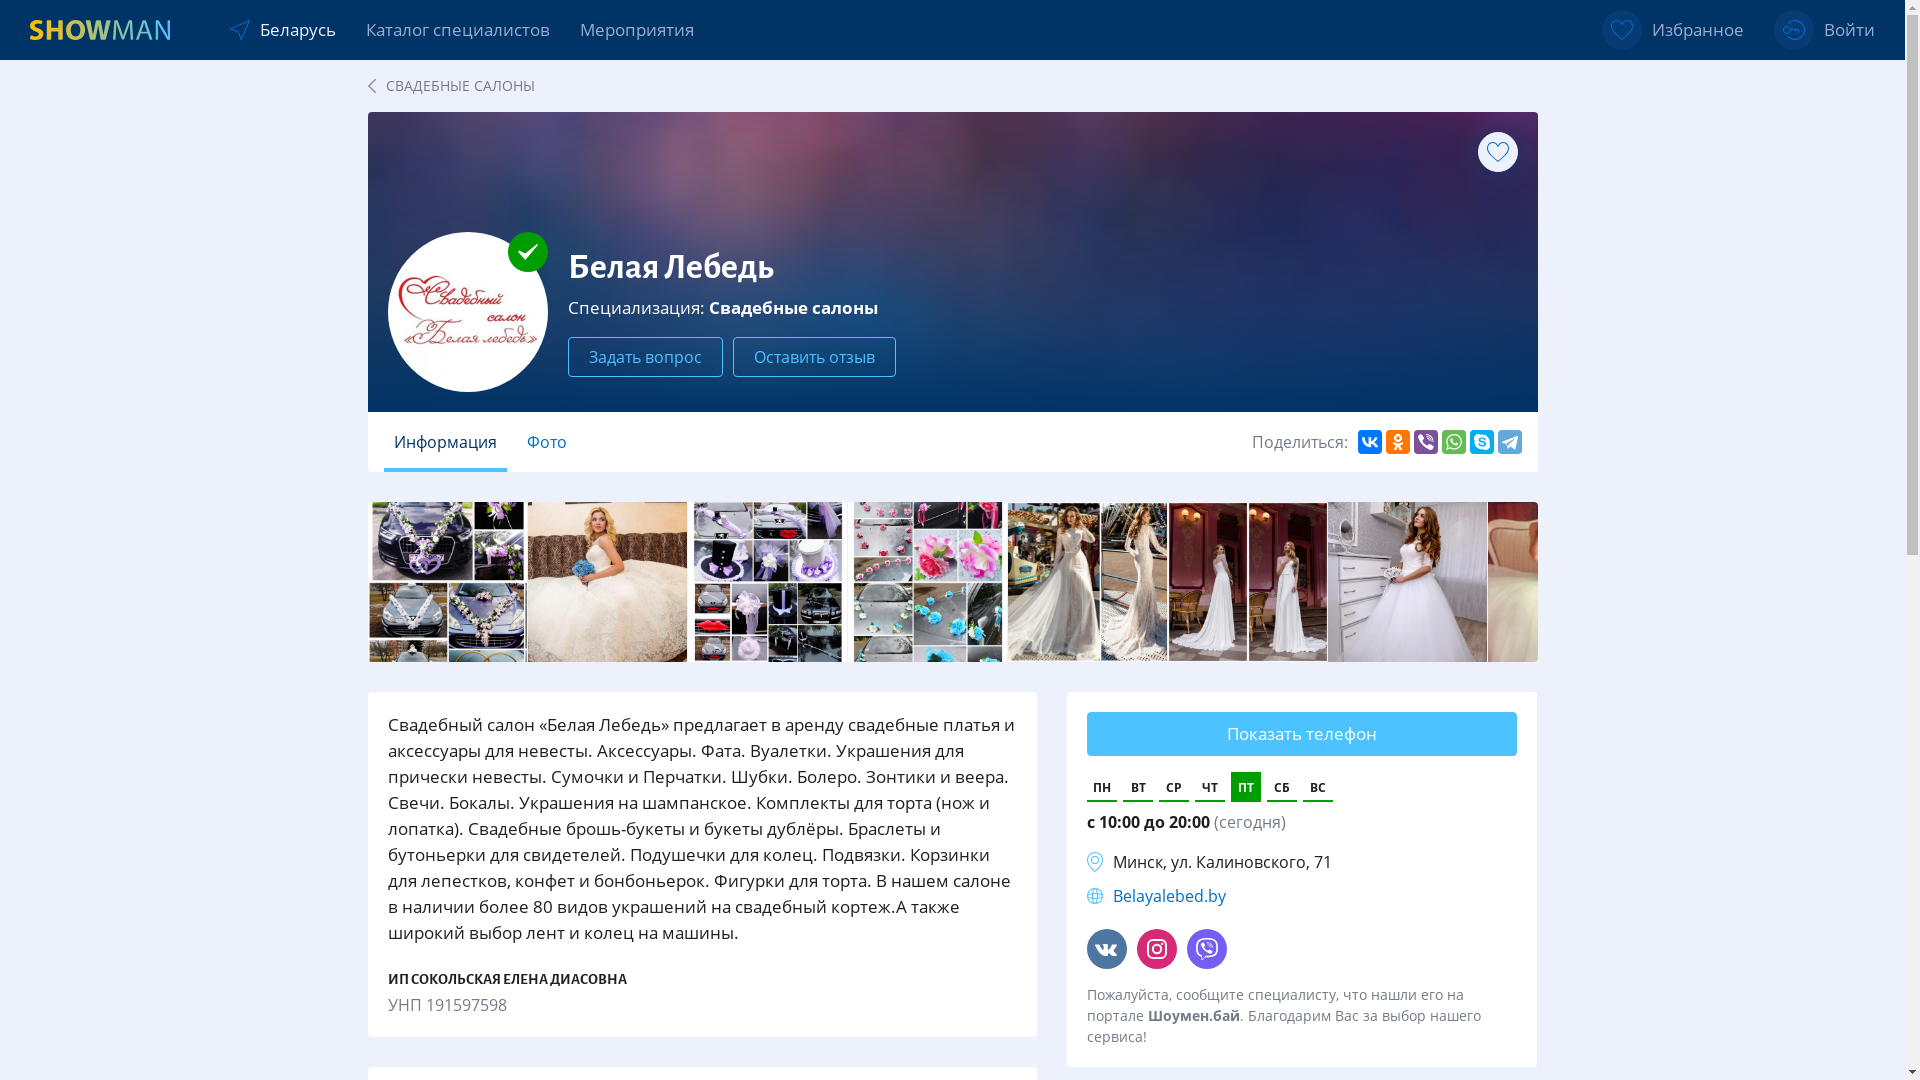 The height and width of the screenshot is (1080, 1920). I want to click on 'Telegram', so click(1510, 441).